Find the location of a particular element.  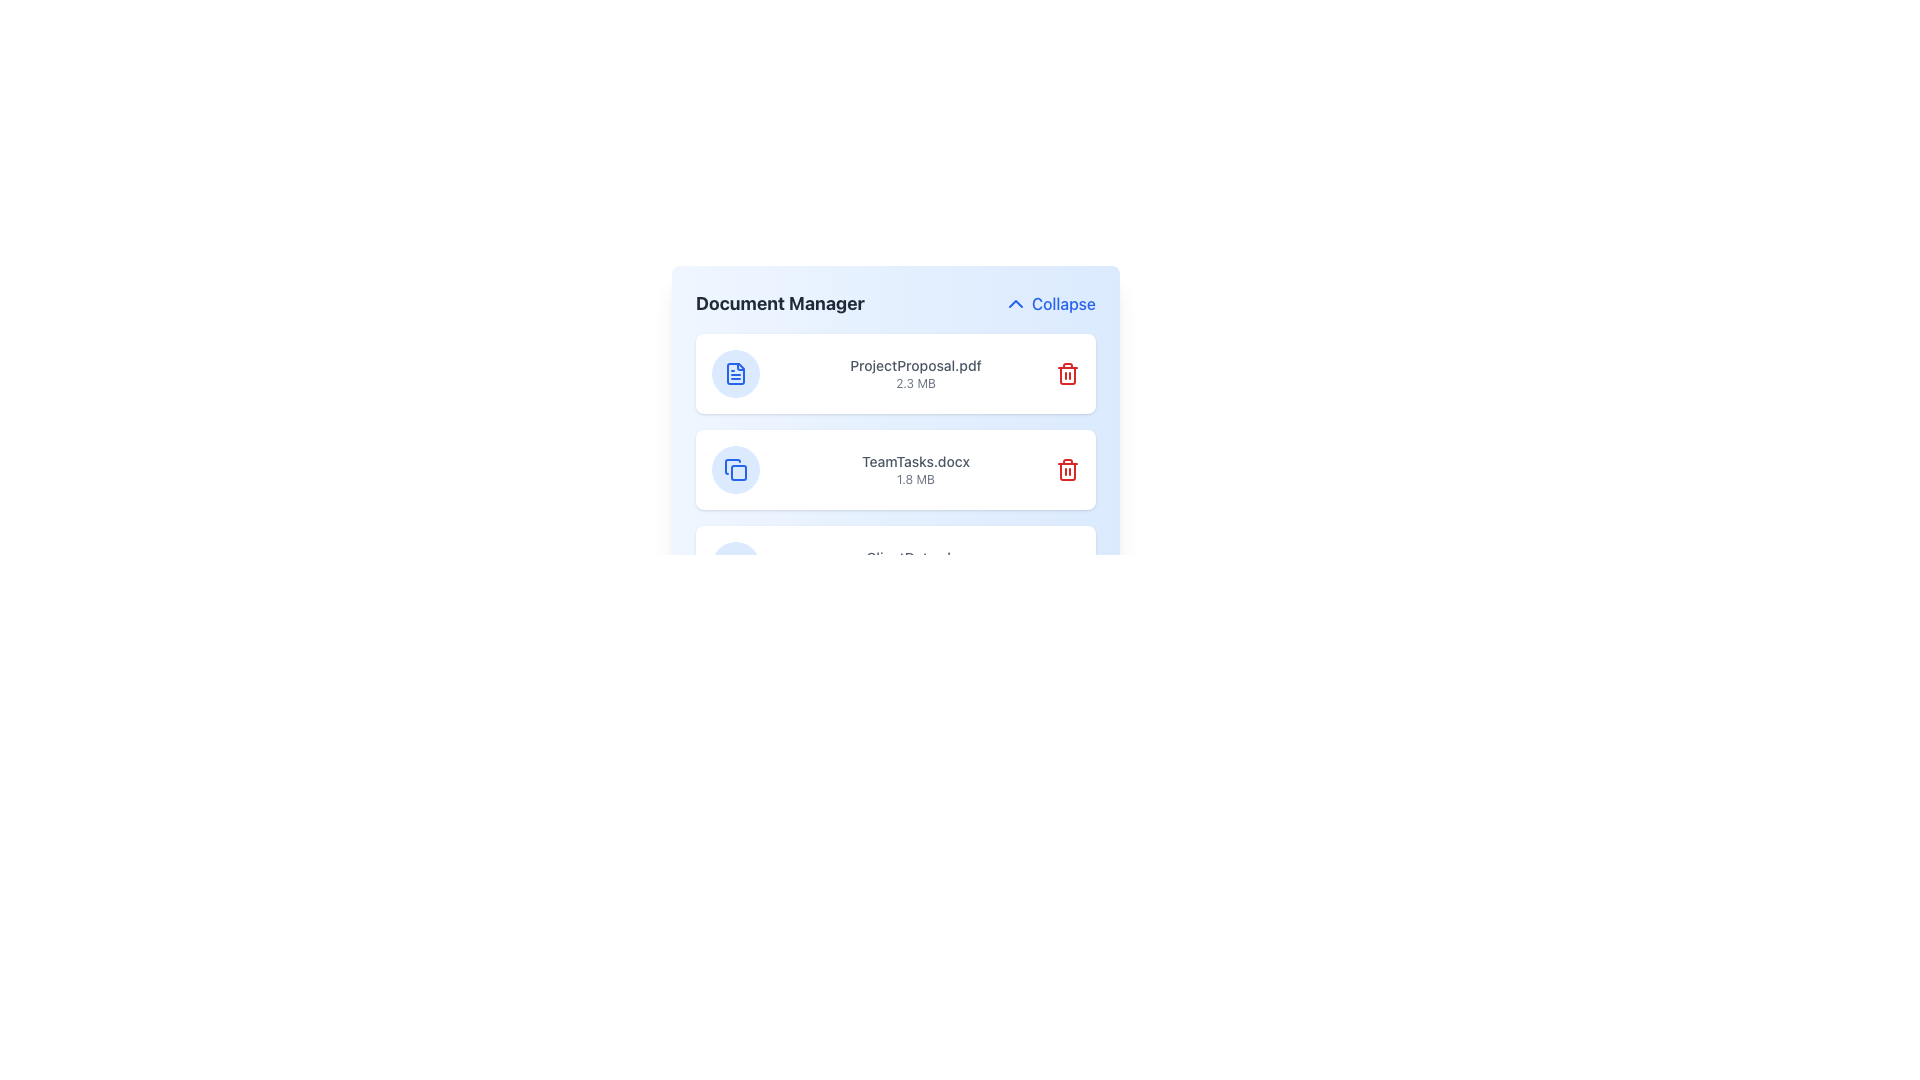

the first File list item in the Document Manager section is located at coordinates (895, 374).